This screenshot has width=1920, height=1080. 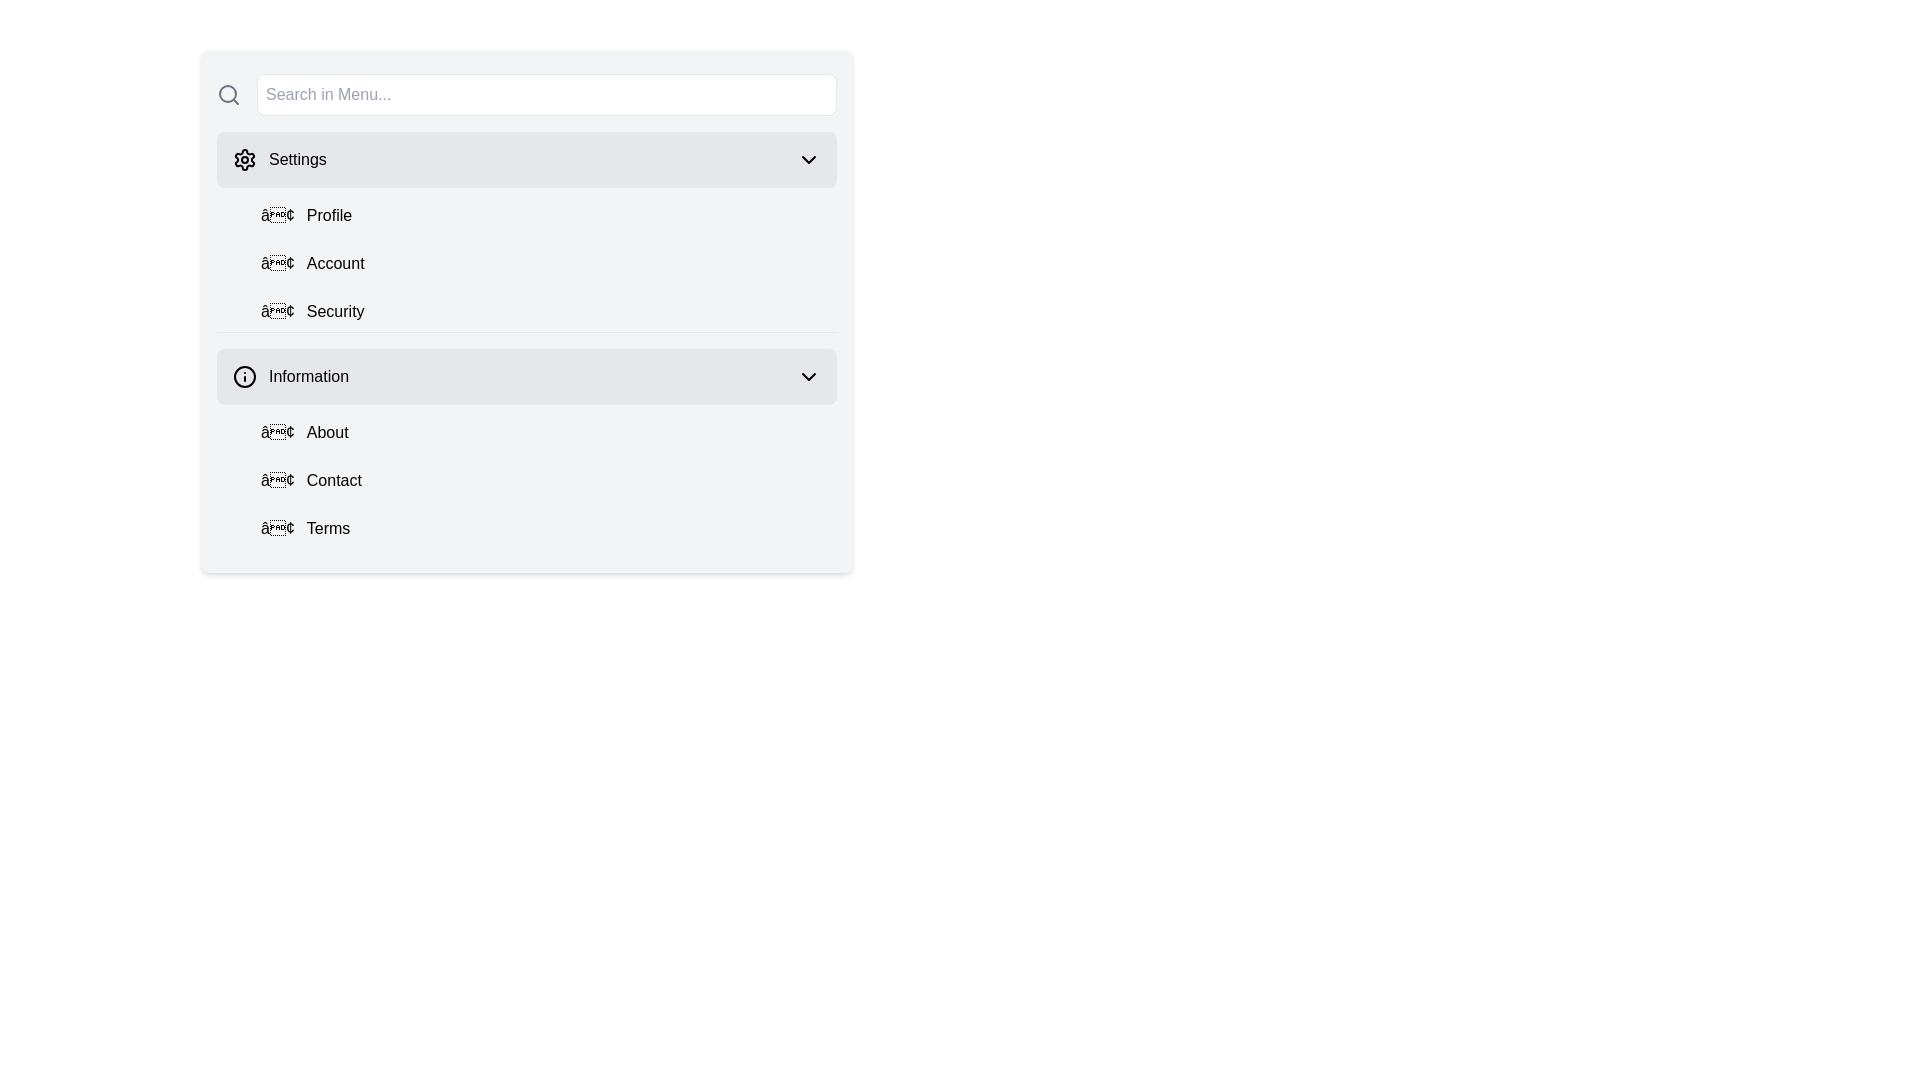 What do you see at coordinates (527, 262) in the screenshot?
I see `the 'Profile', 'Account', or 'Security' entry in the Navigation List for keyboard navigation` at bounding box center [527, 262].